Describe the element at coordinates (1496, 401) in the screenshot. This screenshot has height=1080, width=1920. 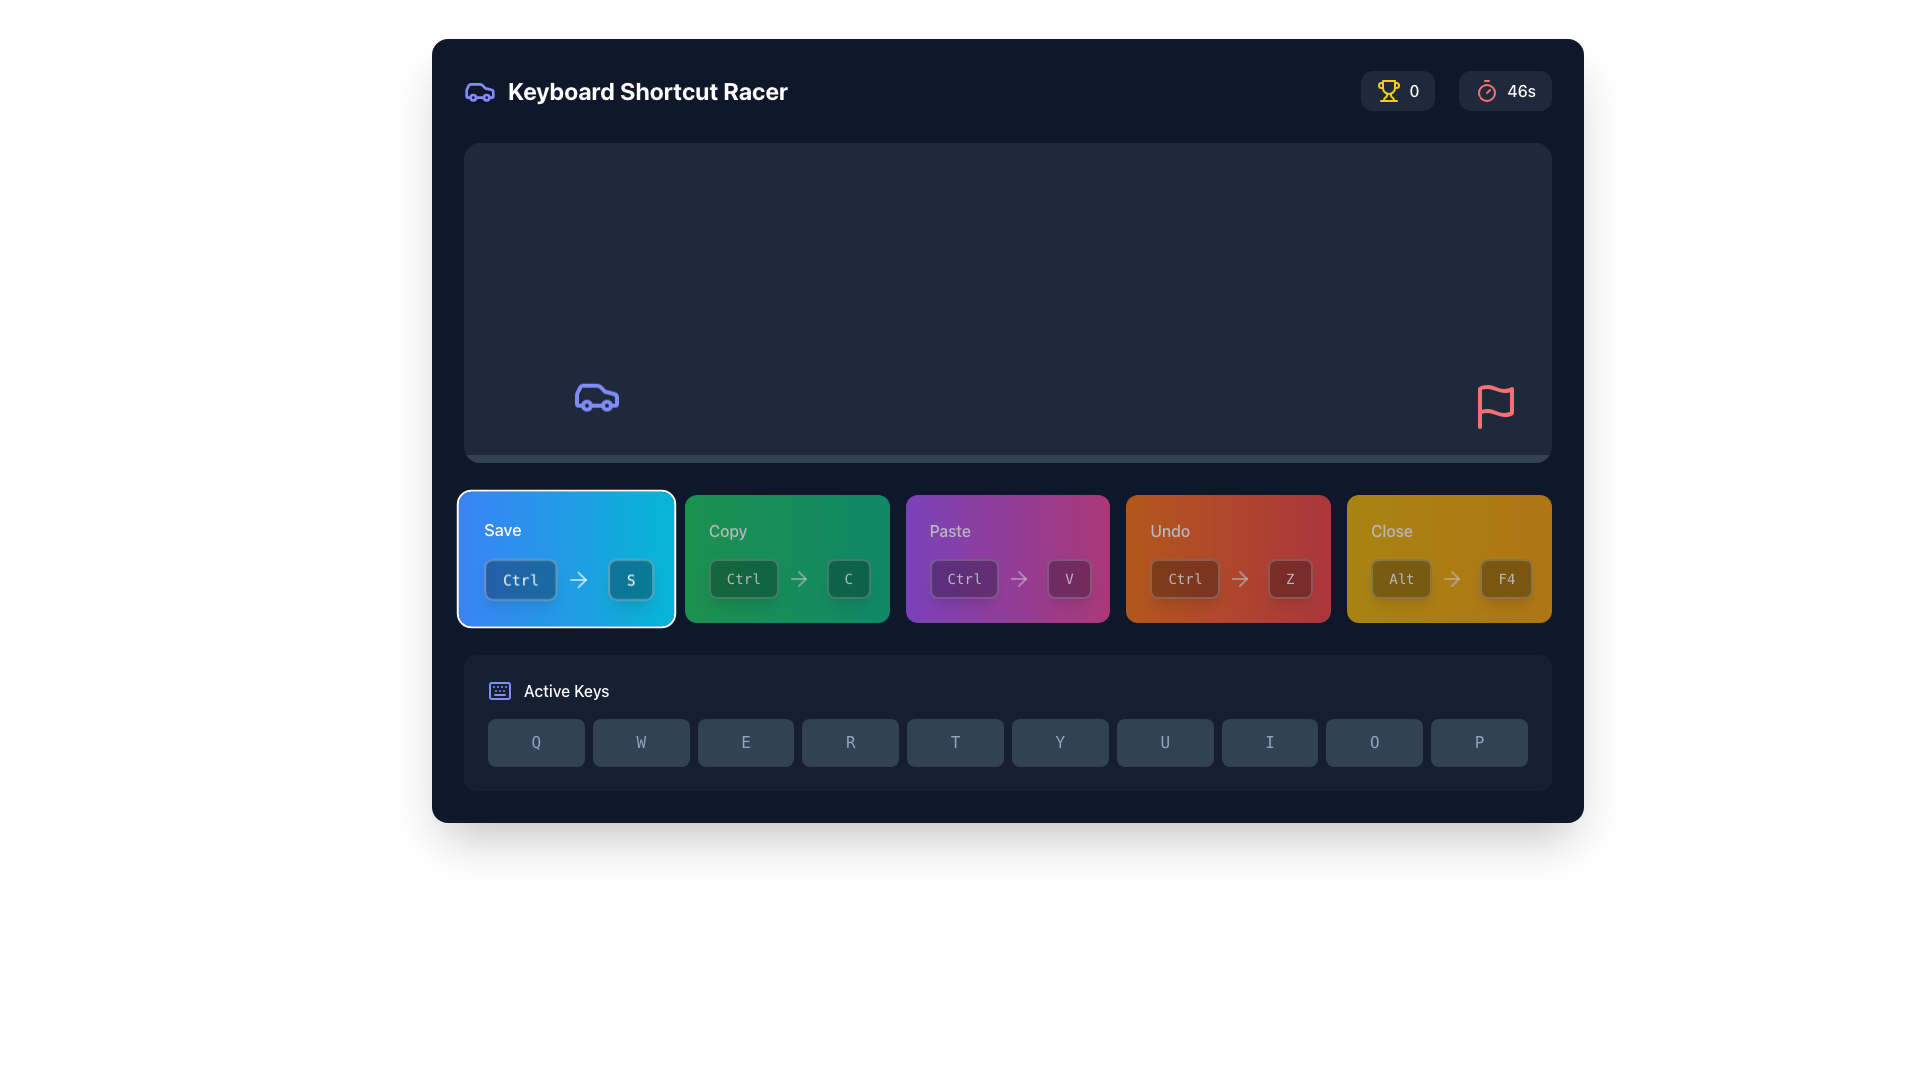
I see `the icon located at the bottom-right corner of the primary interactive area, which serves as a marker or indicator for a status, action, or goal` at that location.